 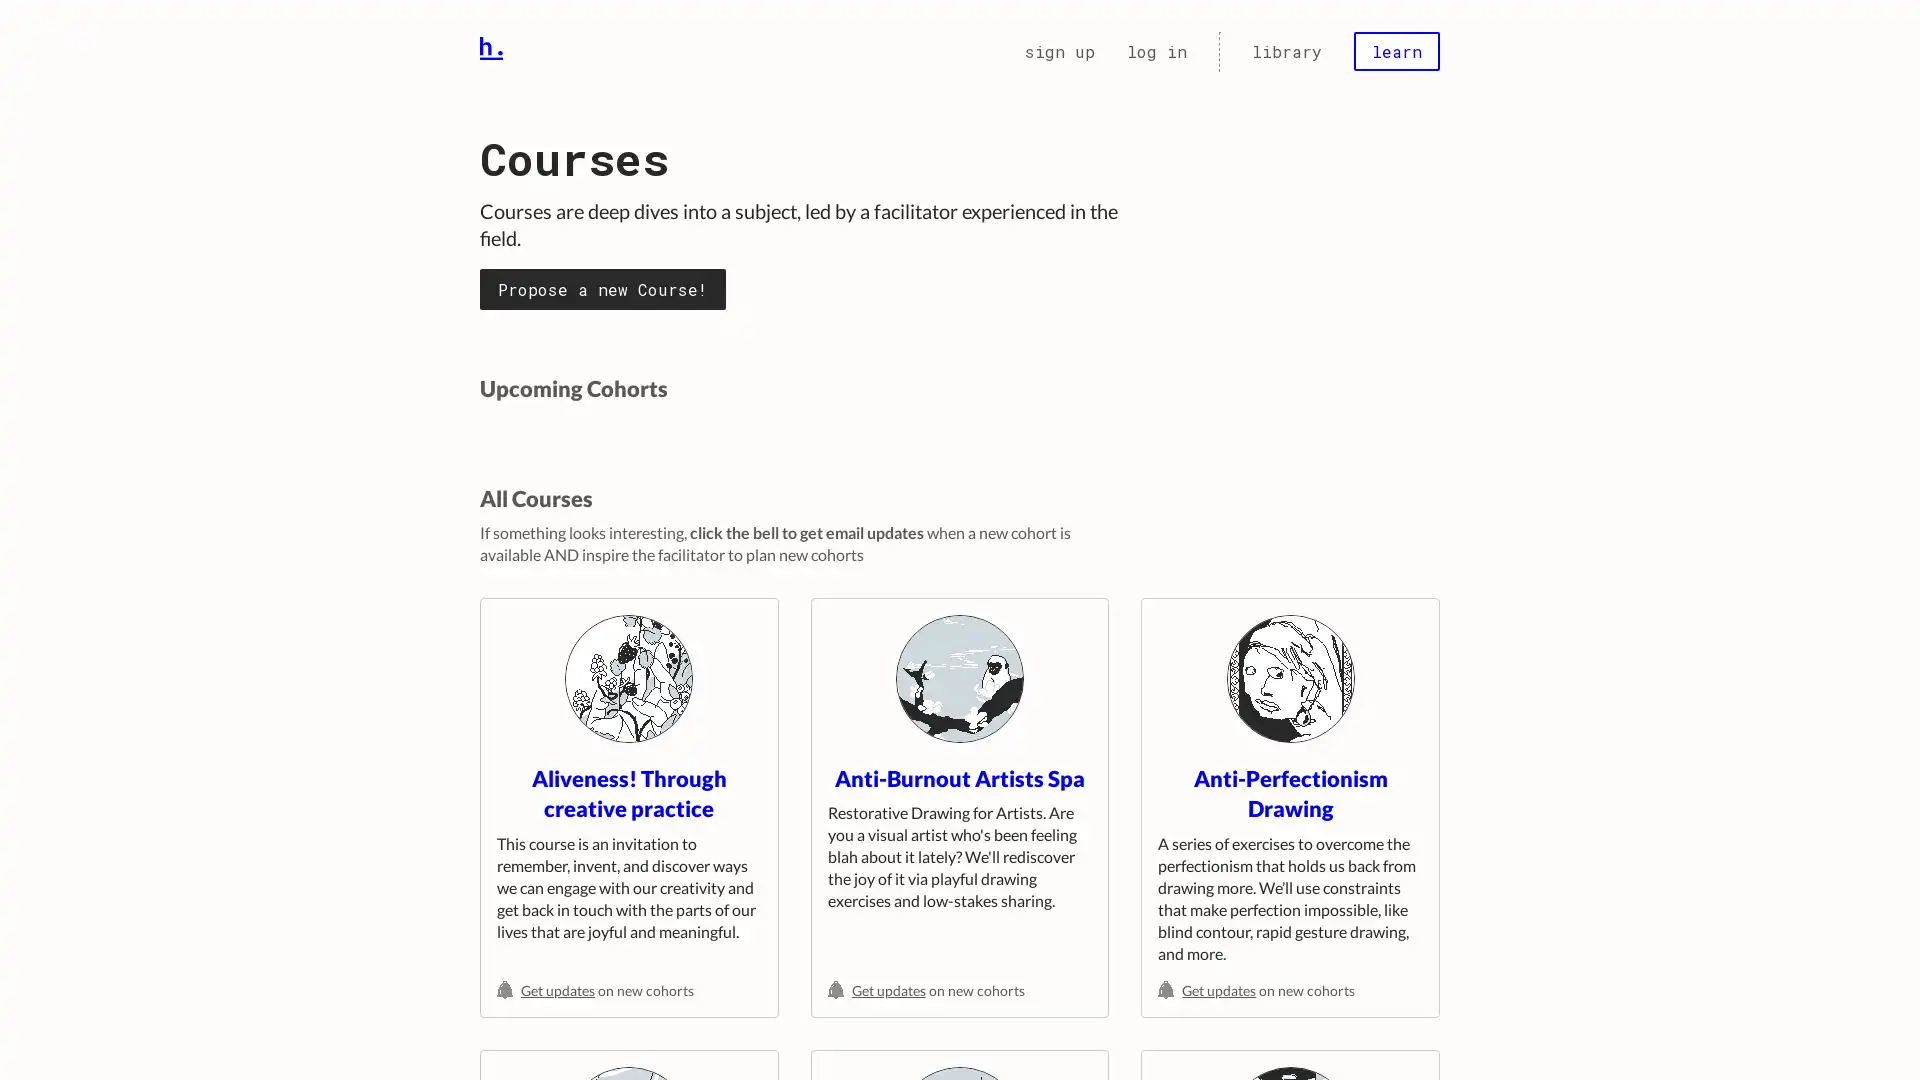 What do you see at coordinates (1395, 50) in the screenshot?
I see `learn` at bounding box center [1395, 50].